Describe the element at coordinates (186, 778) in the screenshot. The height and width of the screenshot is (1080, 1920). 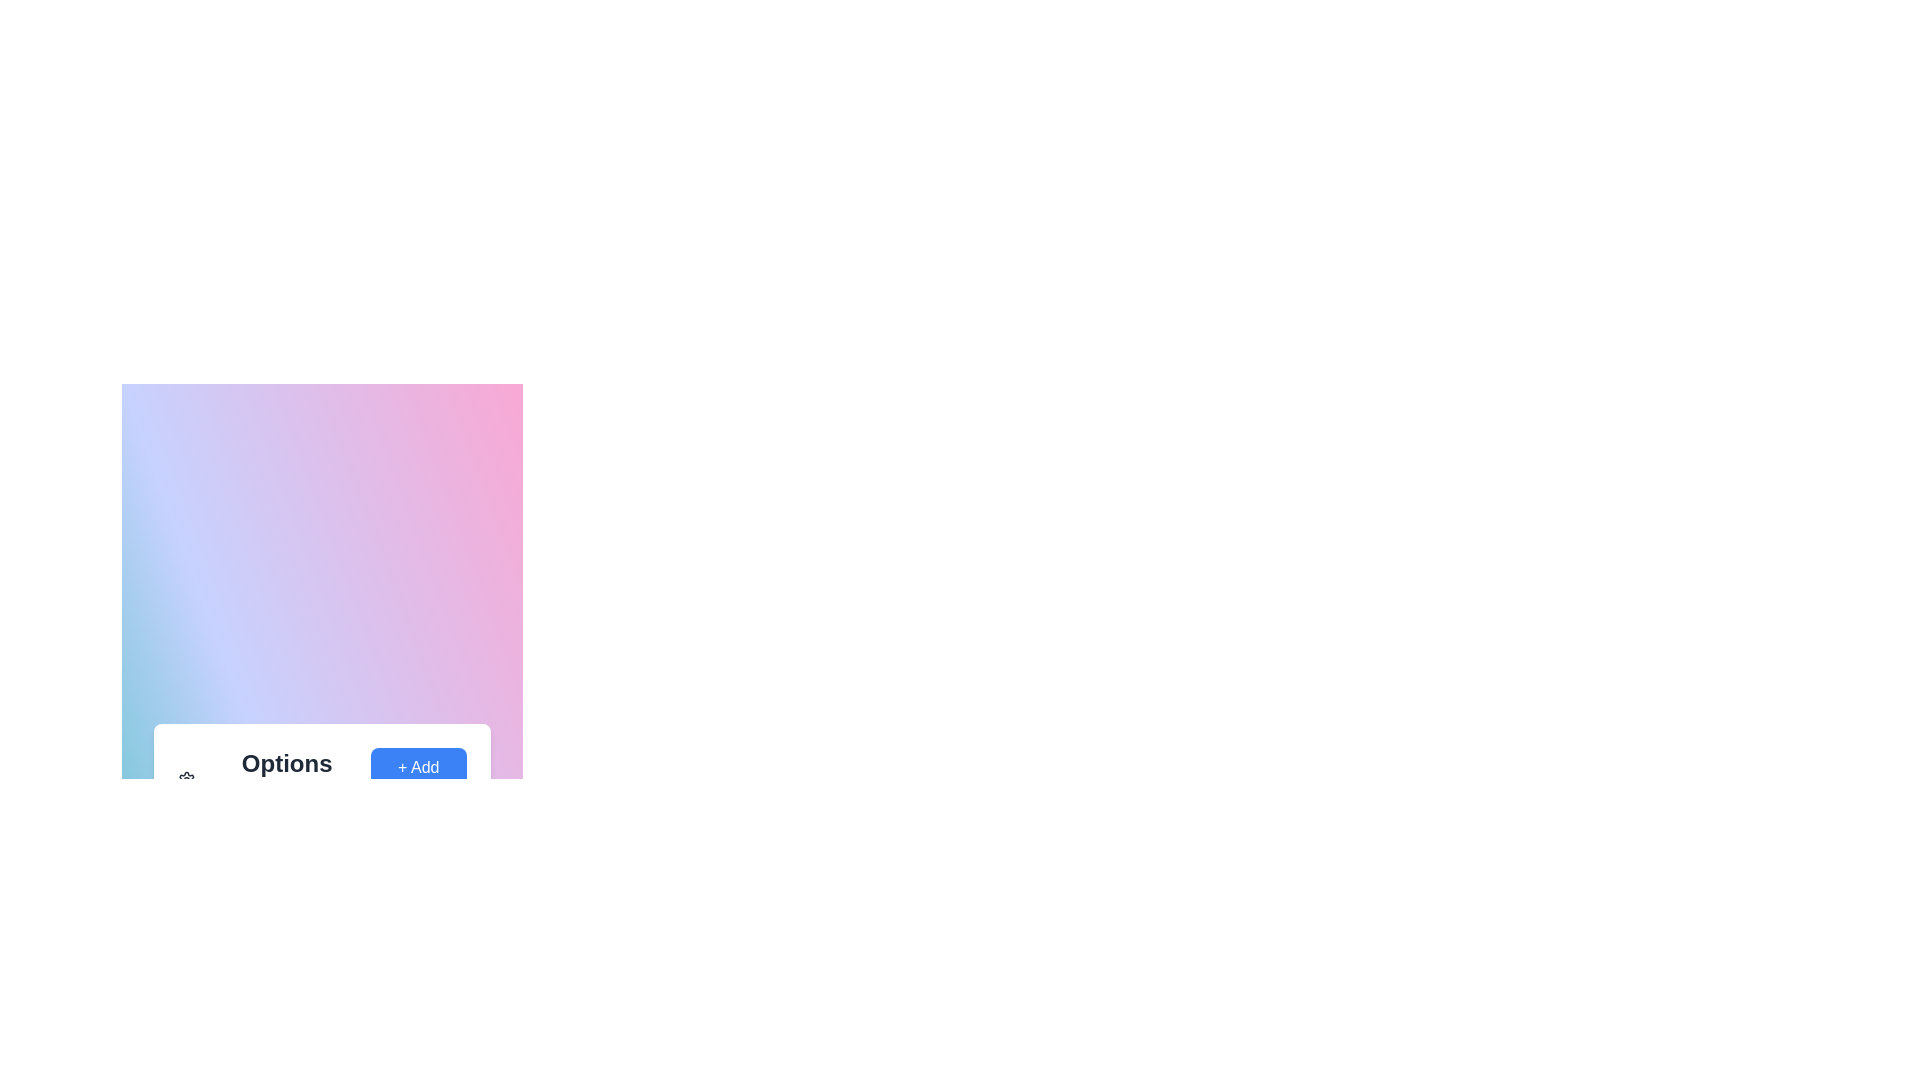
I see `the Settings icon, which is a gear-shaped icon located to the left of the text 'Options Management'` at that location.